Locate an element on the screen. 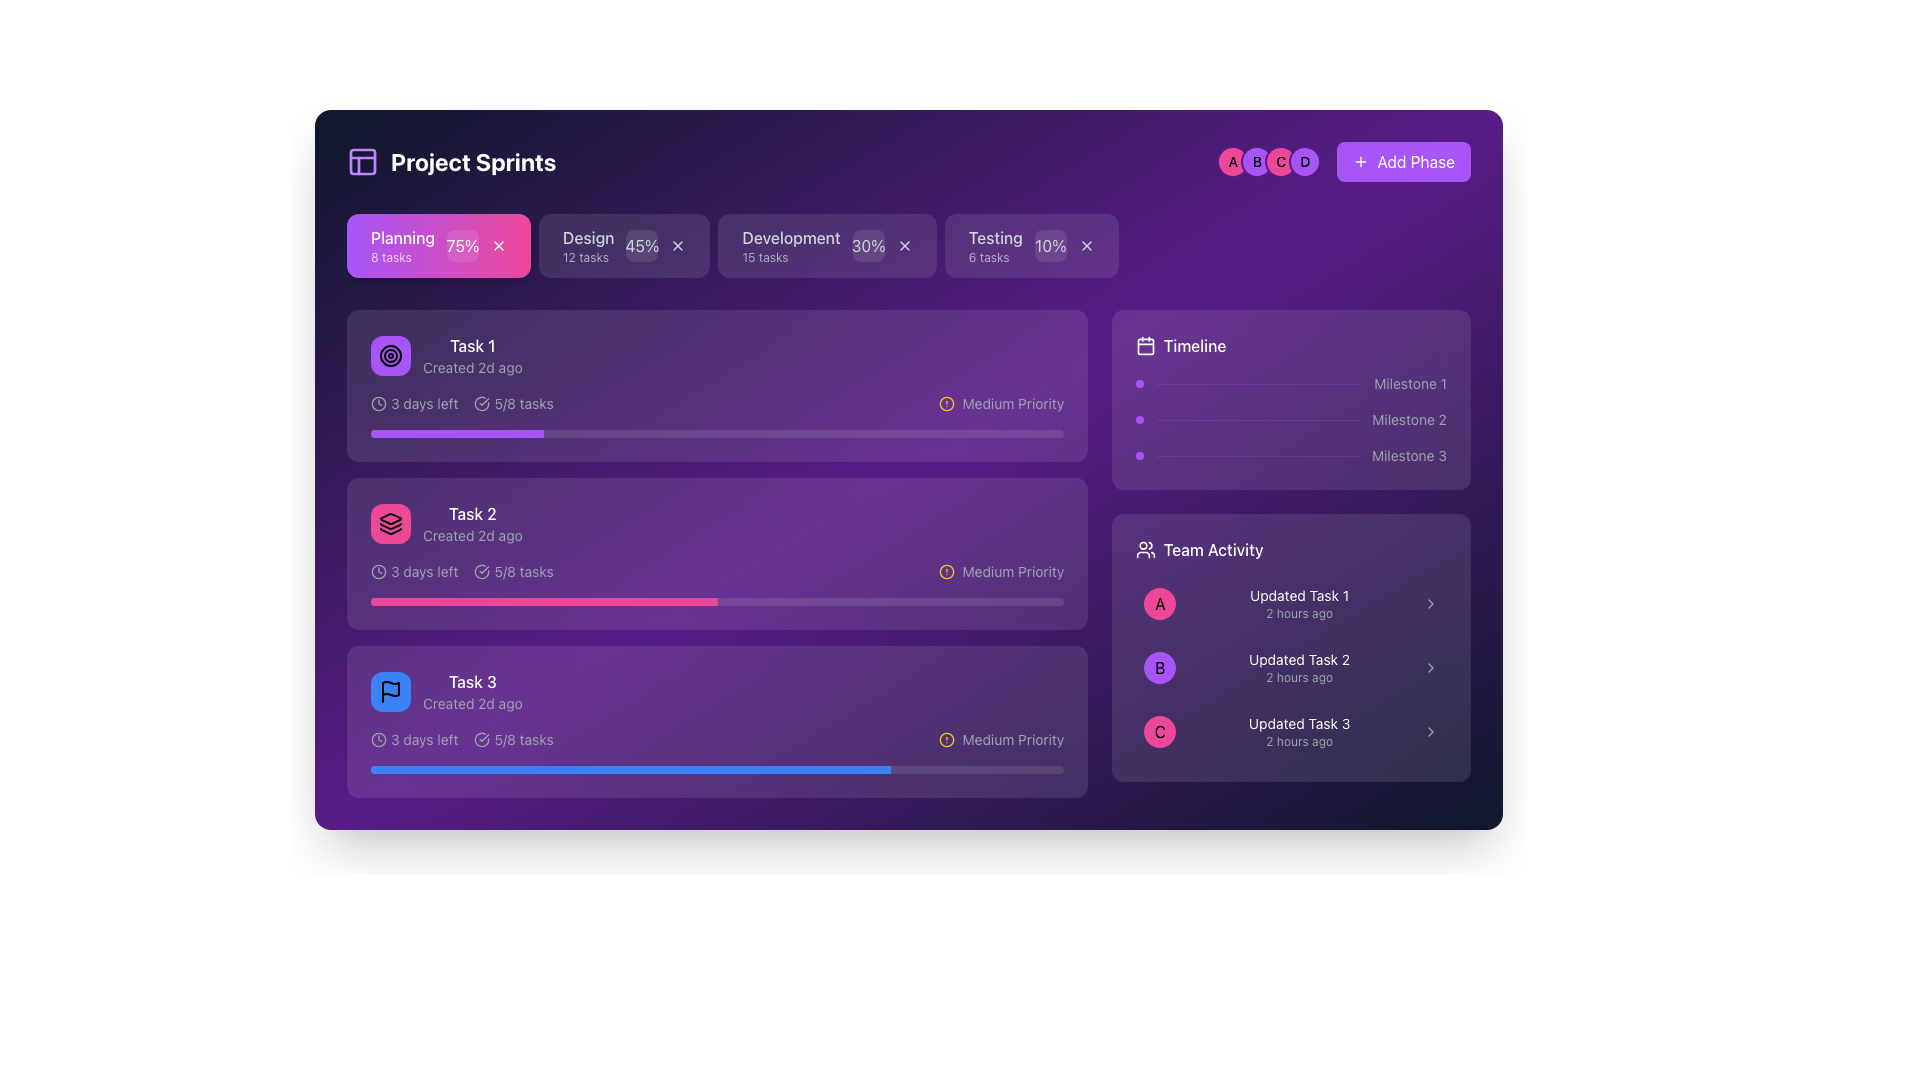 This screenshot has height=1080, width=1920. priority level from the 'Medium Priority' text indicator, which is styled in gray and accompanied by an amber-colored icon with an exclamation mark is located at coordinates (1001, 571).